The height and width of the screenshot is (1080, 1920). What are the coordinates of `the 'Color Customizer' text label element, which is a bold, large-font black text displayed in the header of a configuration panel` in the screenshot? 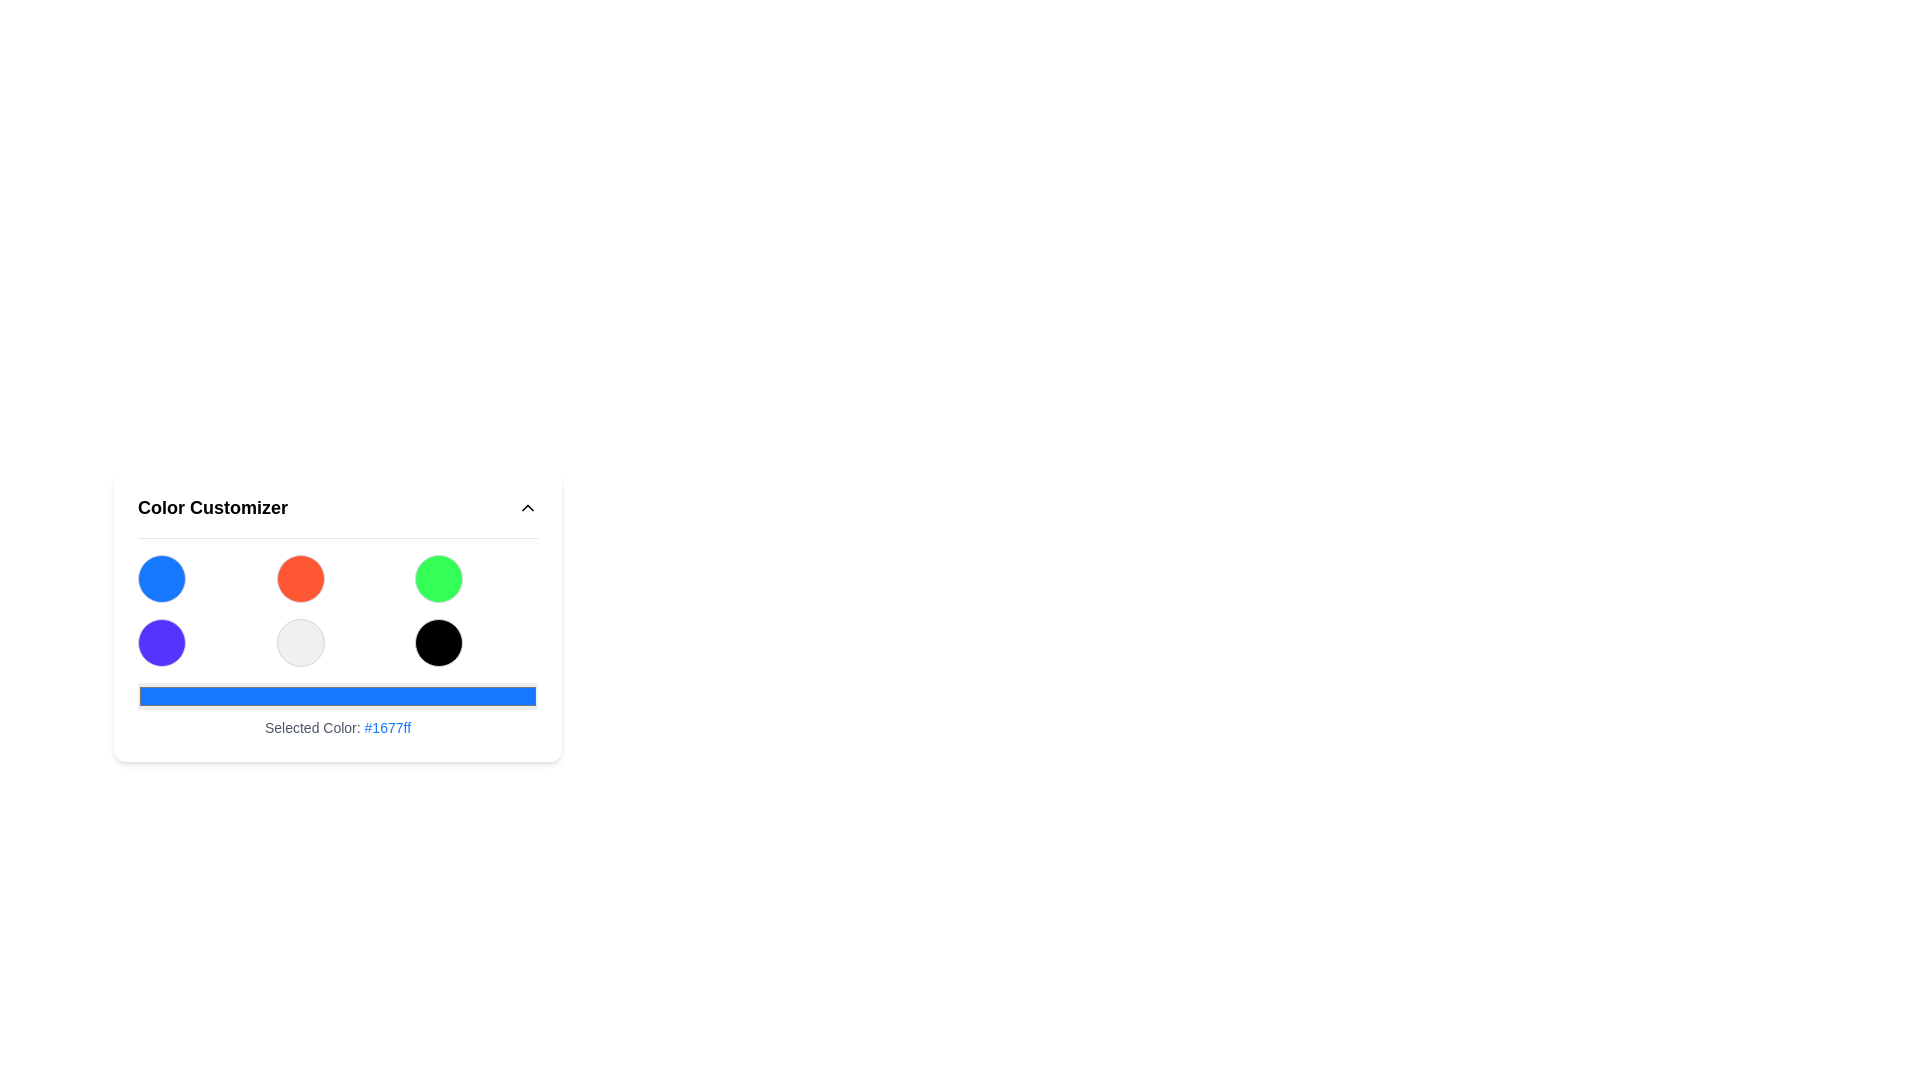 It's located at (212, 507).